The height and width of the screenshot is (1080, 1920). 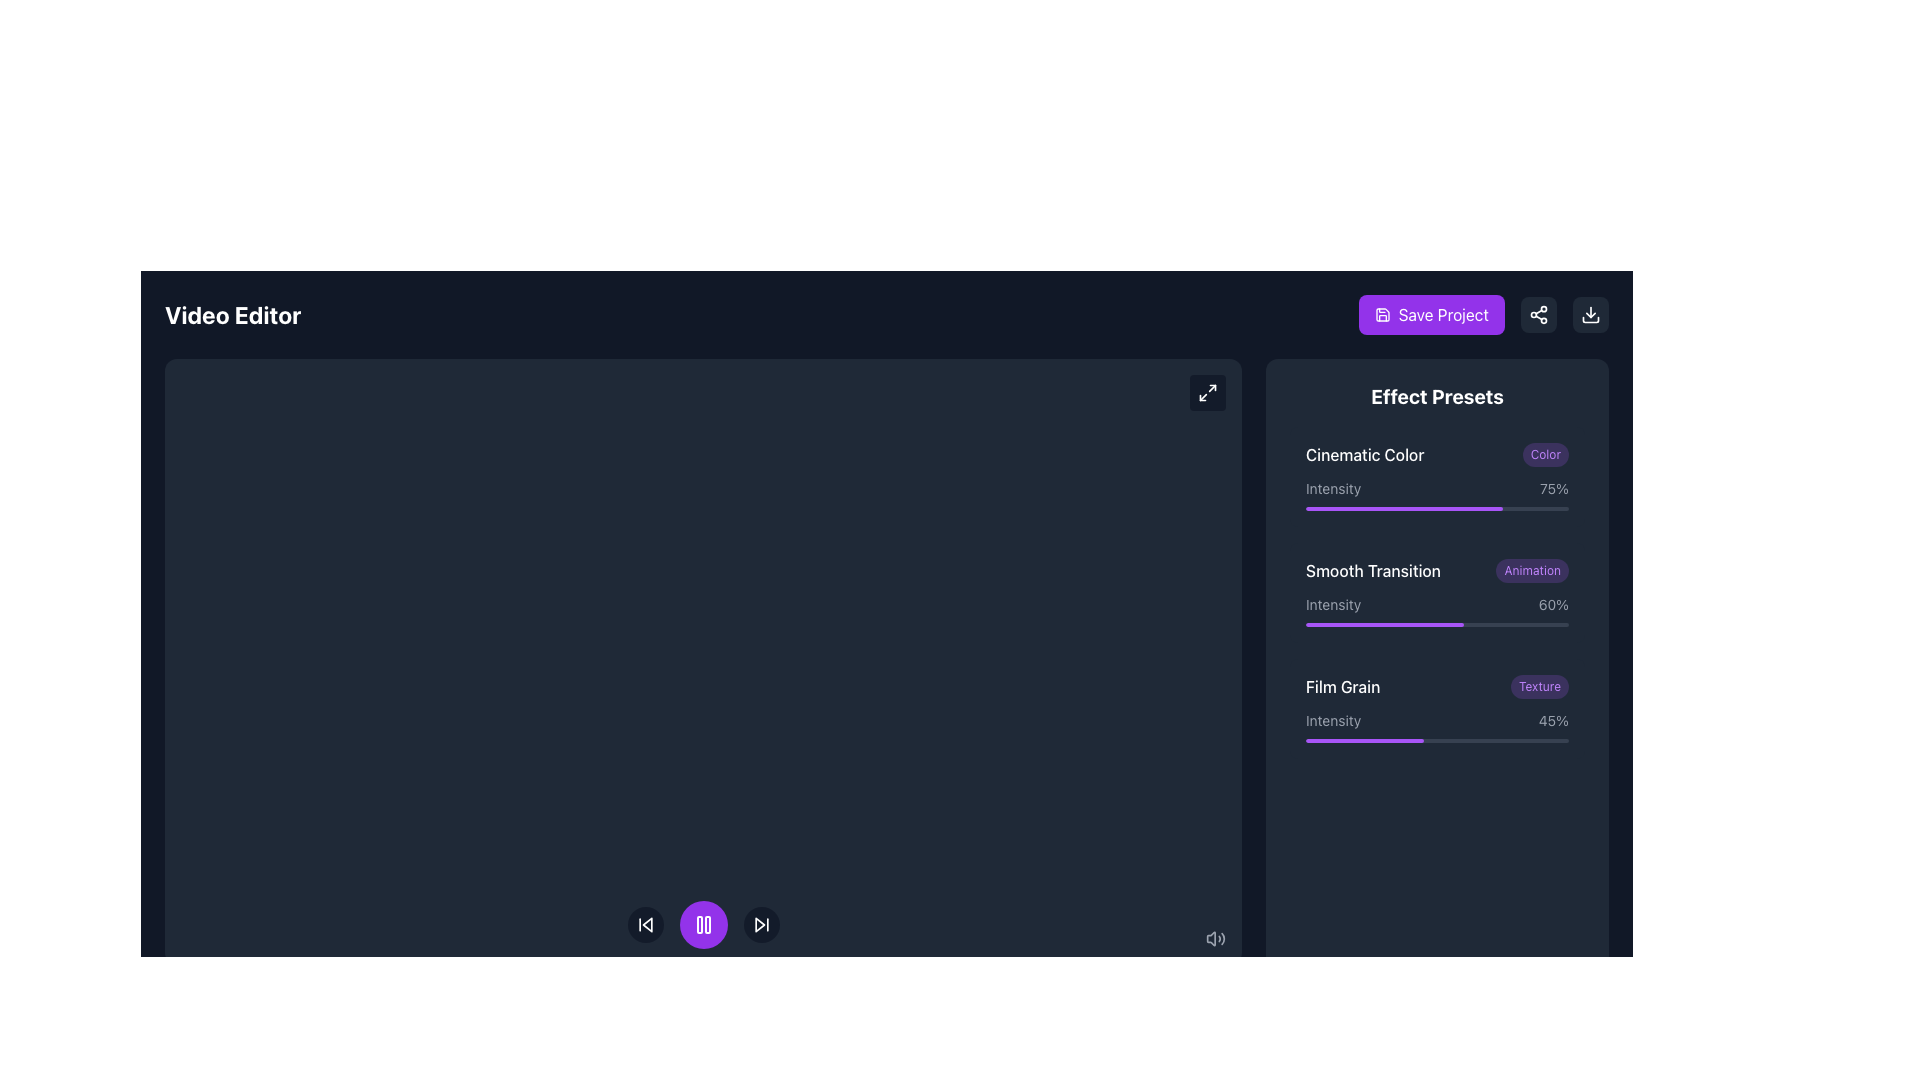 What do you see at coordinates (1332, 508) in the screenshot?
I see `Cinematic Color Intensity` at bounding box center [1332, 508].